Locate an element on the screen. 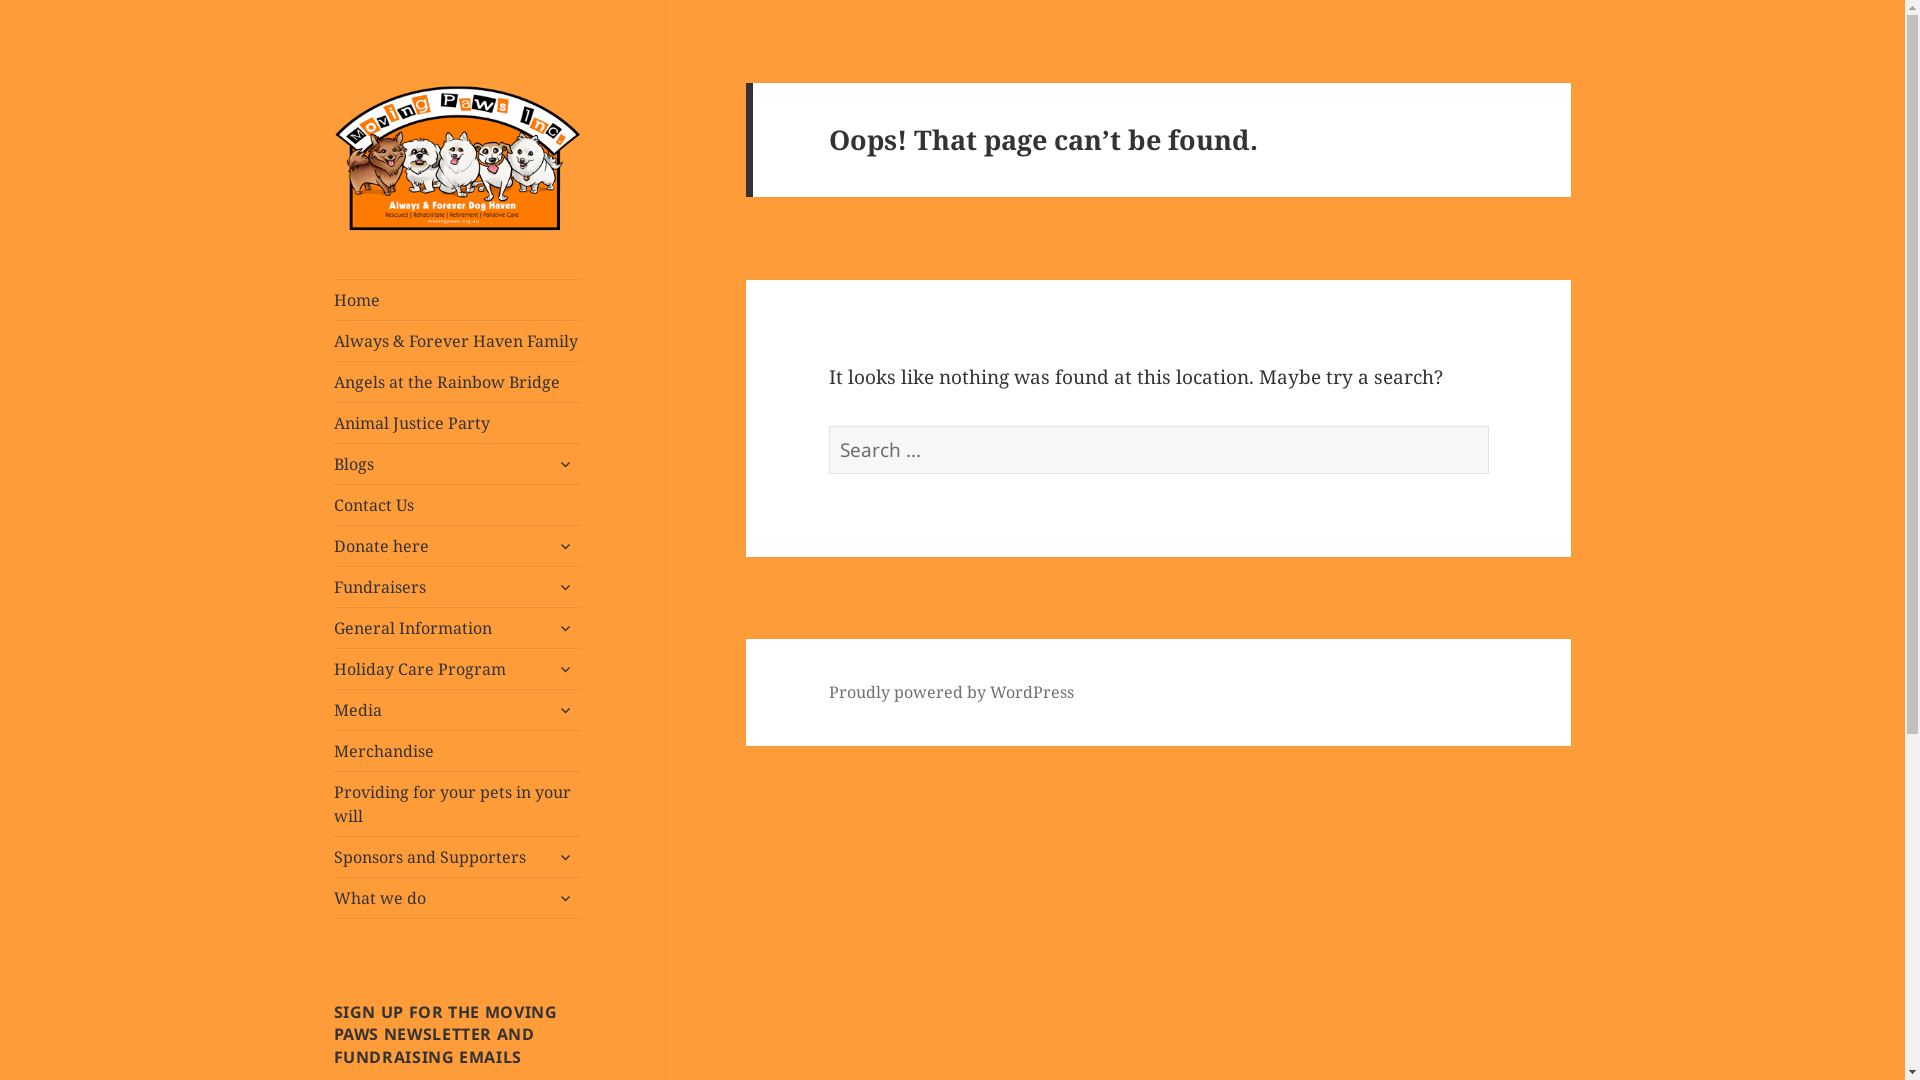 The image size is (1920, 1080). 'Blogs' is located at coordinates (456, 463).